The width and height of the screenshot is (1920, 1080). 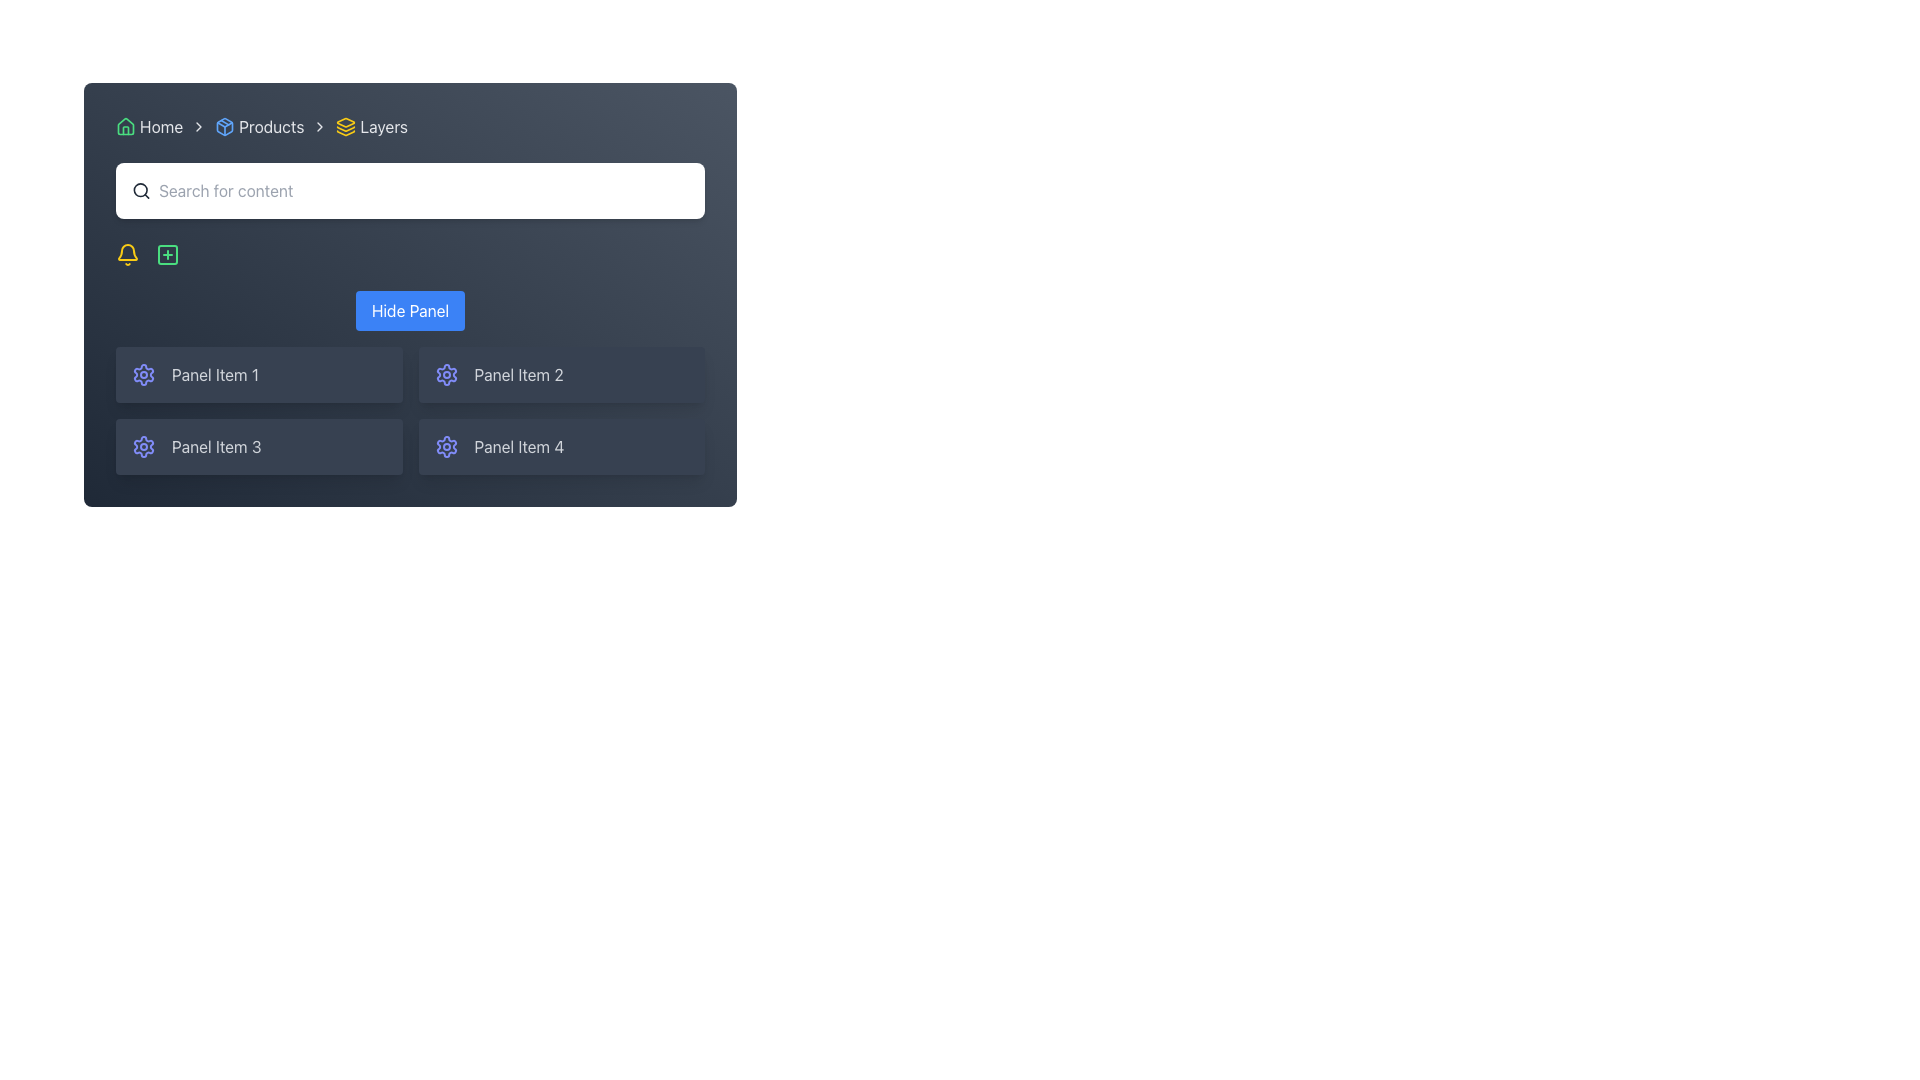 I want to click on the green home outline icon located at the far left of the breadcrumb navigation section, so click(x=124, y=127).